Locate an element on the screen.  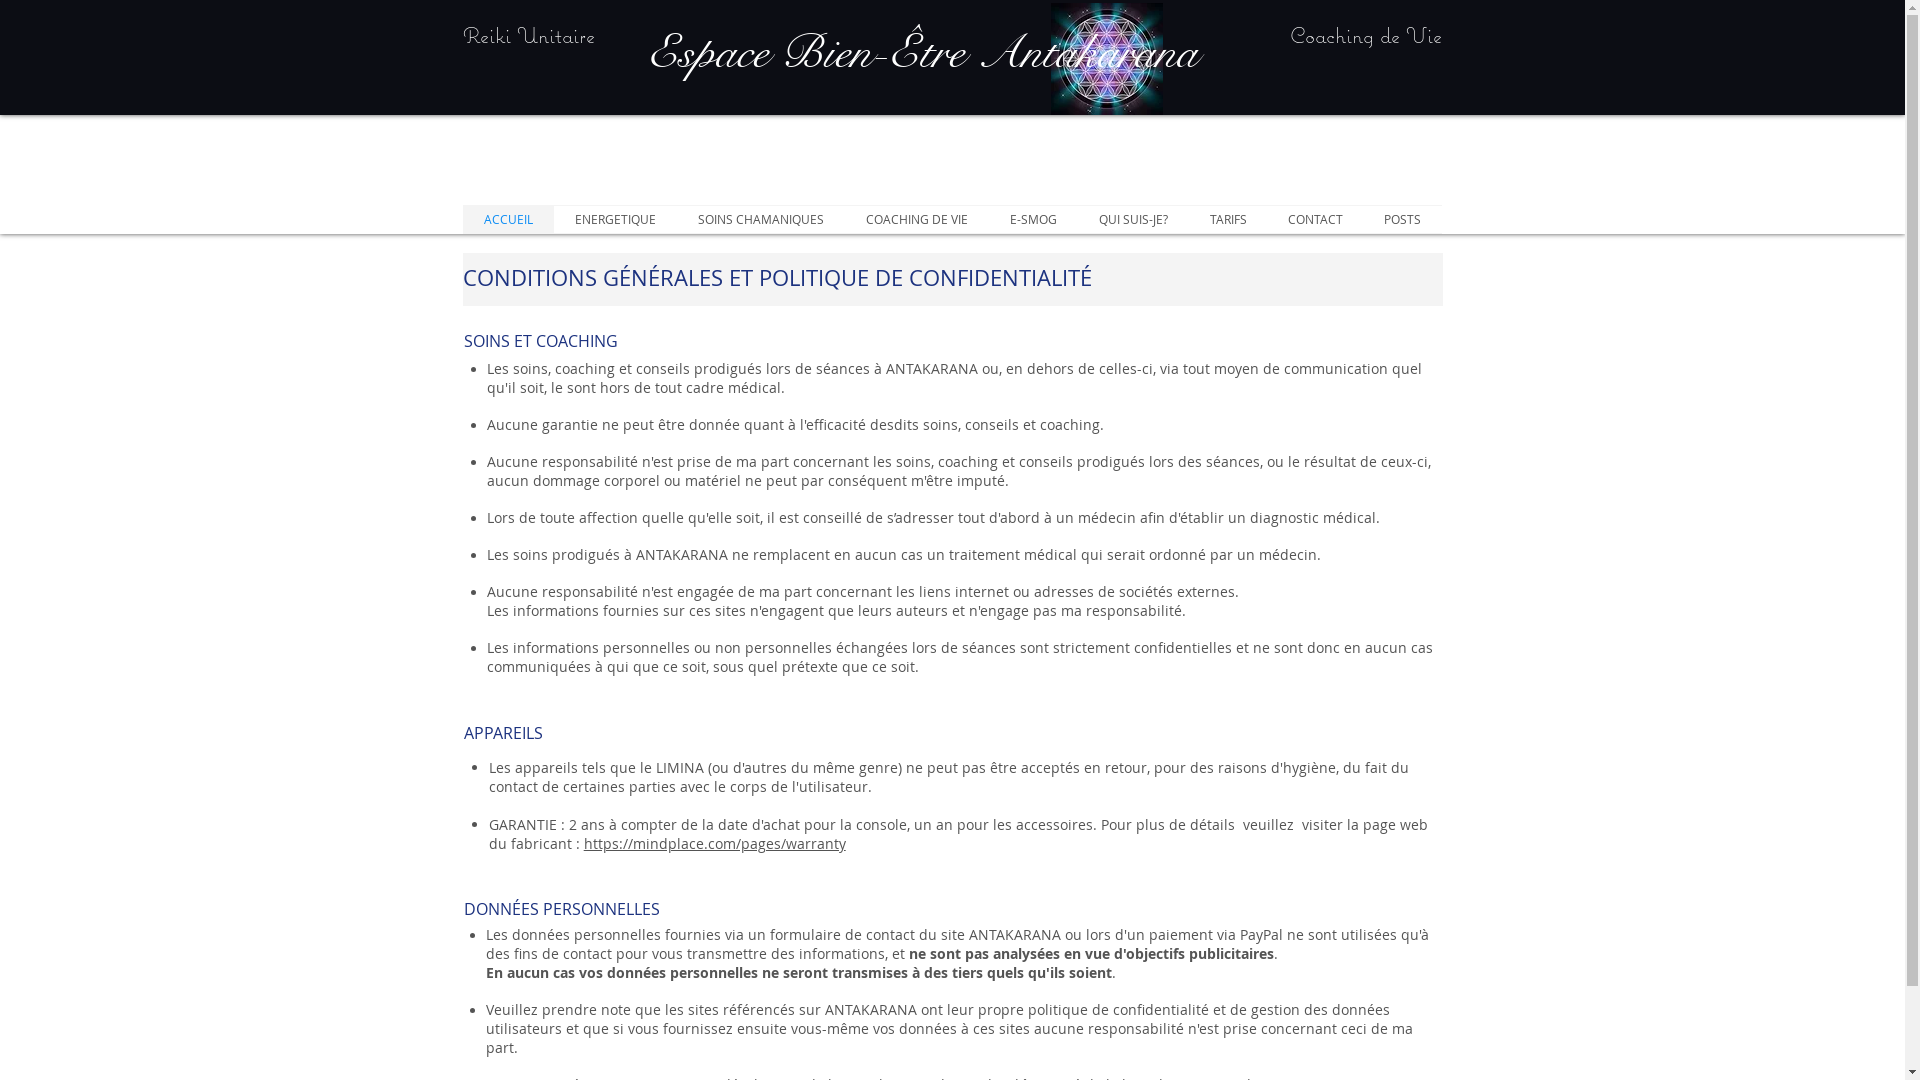
'CONTACT' is located at coordinates (1315, 219).